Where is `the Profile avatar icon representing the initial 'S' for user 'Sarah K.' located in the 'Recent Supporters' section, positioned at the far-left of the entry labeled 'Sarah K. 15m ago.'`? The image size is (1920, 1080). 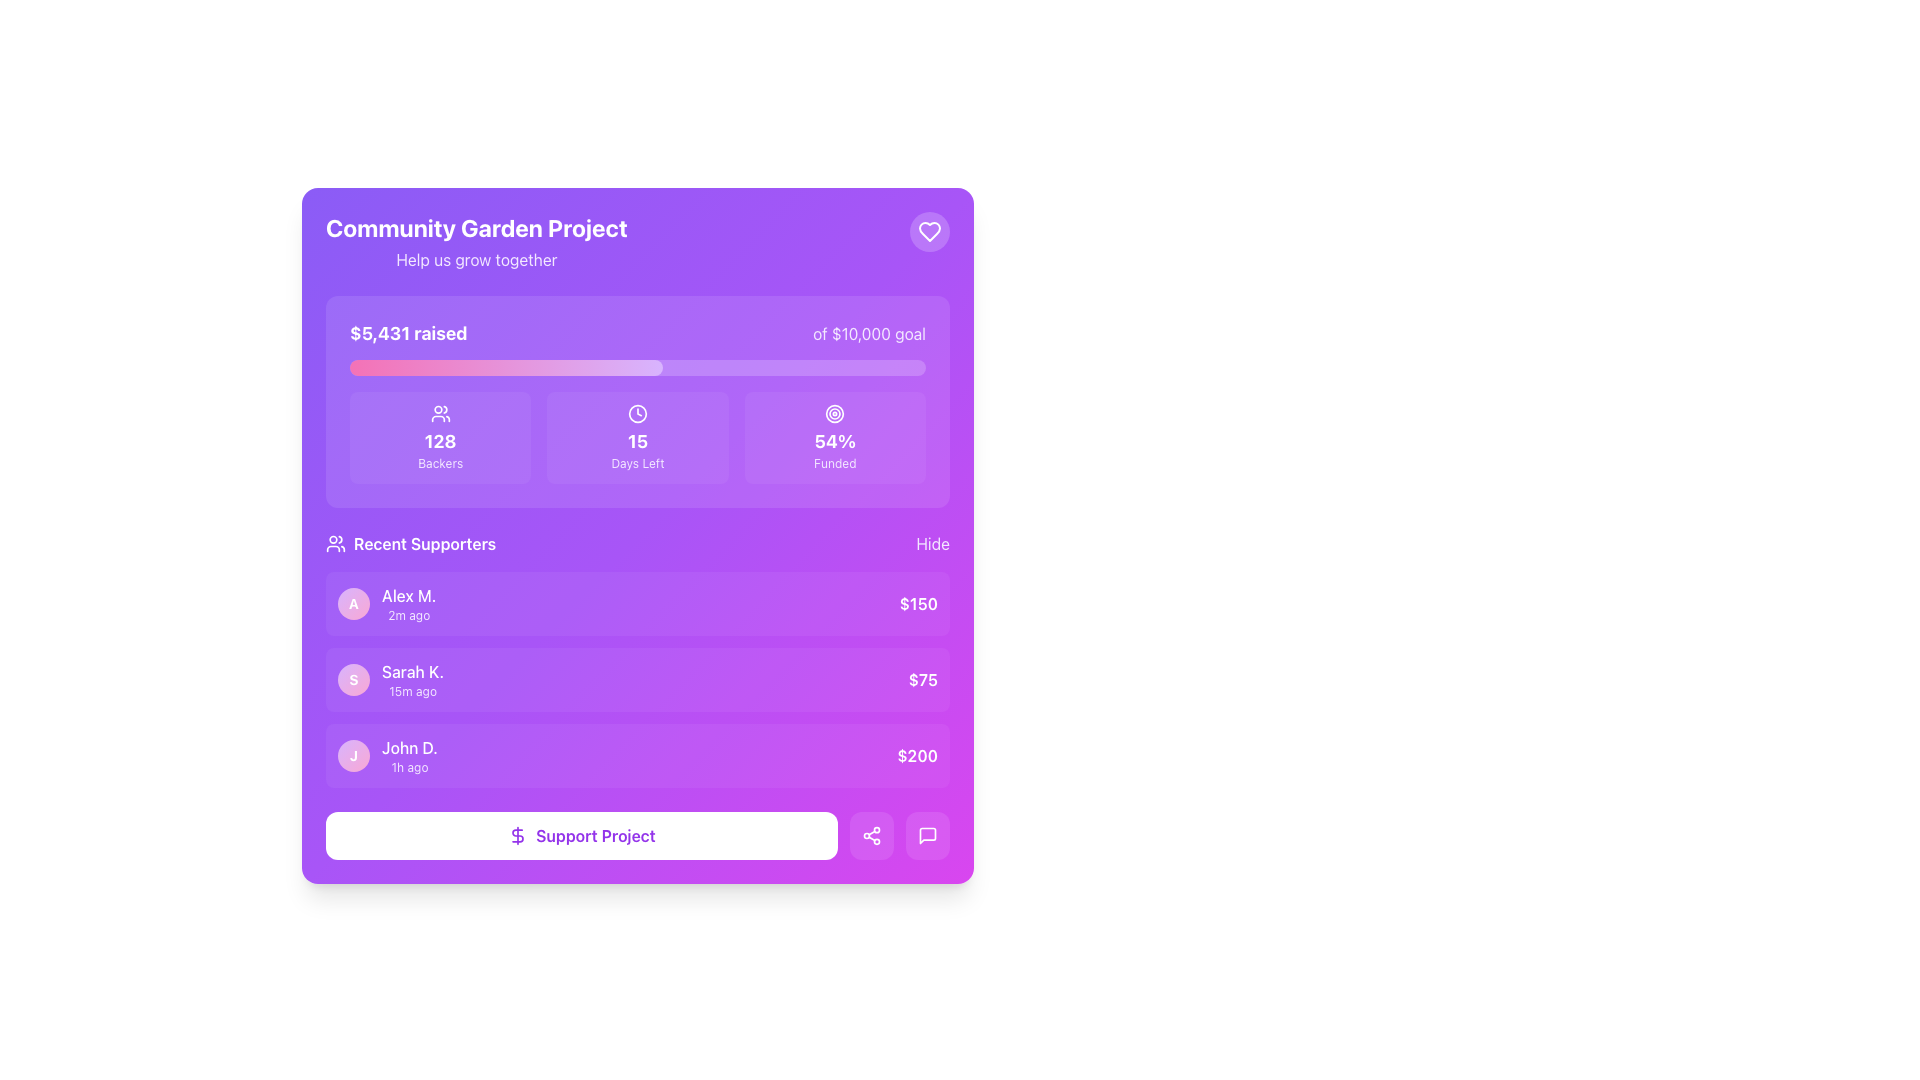 the Profile avatar icon representing the initial 'S' for user 'Sarah K.' located in the 'Recent Supporters' section, positioned at the far-left of the entry labeled 'Sarah K. 15m ago.' is located at coordinates (354, 678).